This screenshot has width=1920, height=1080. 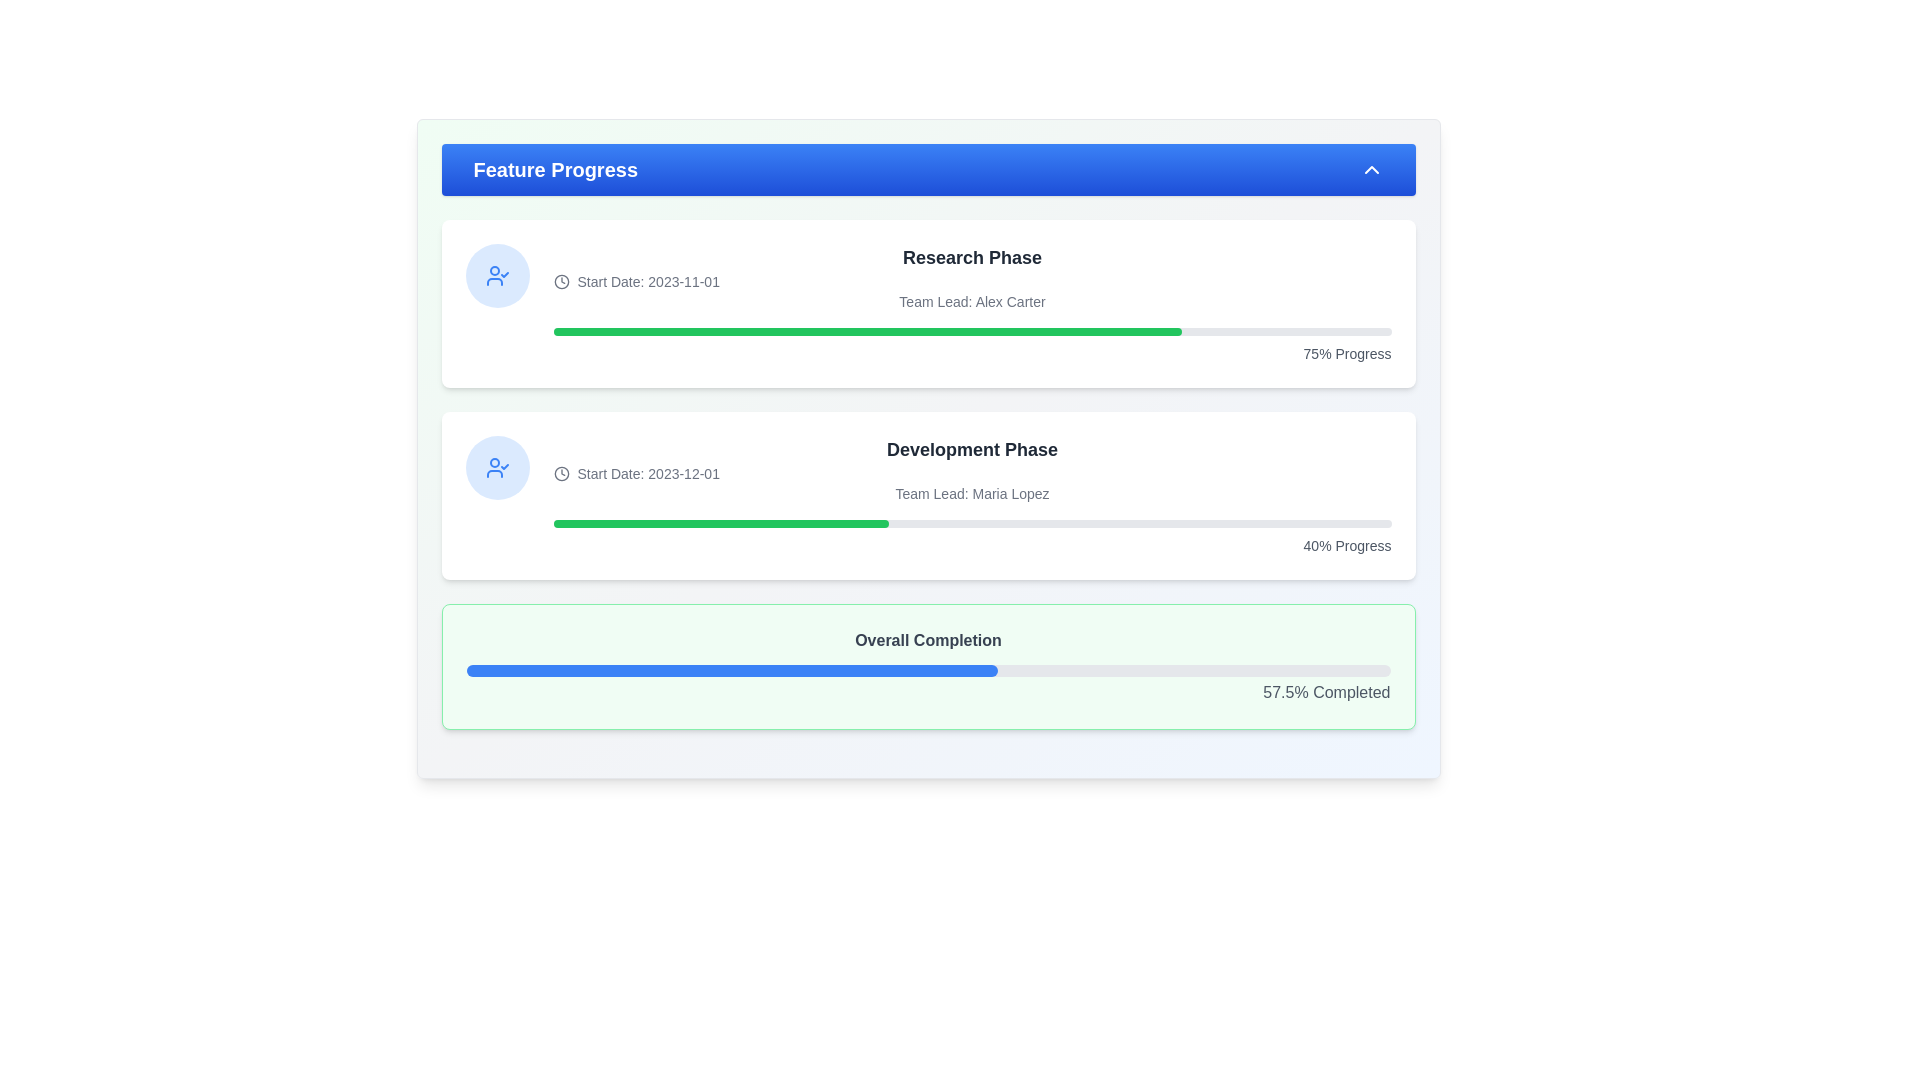 I want to click on the clock icon located at the beginning of the 'Start Date: 2023-11-01' text block in the 'Feature Progress' section, so click(x=560, y=281).